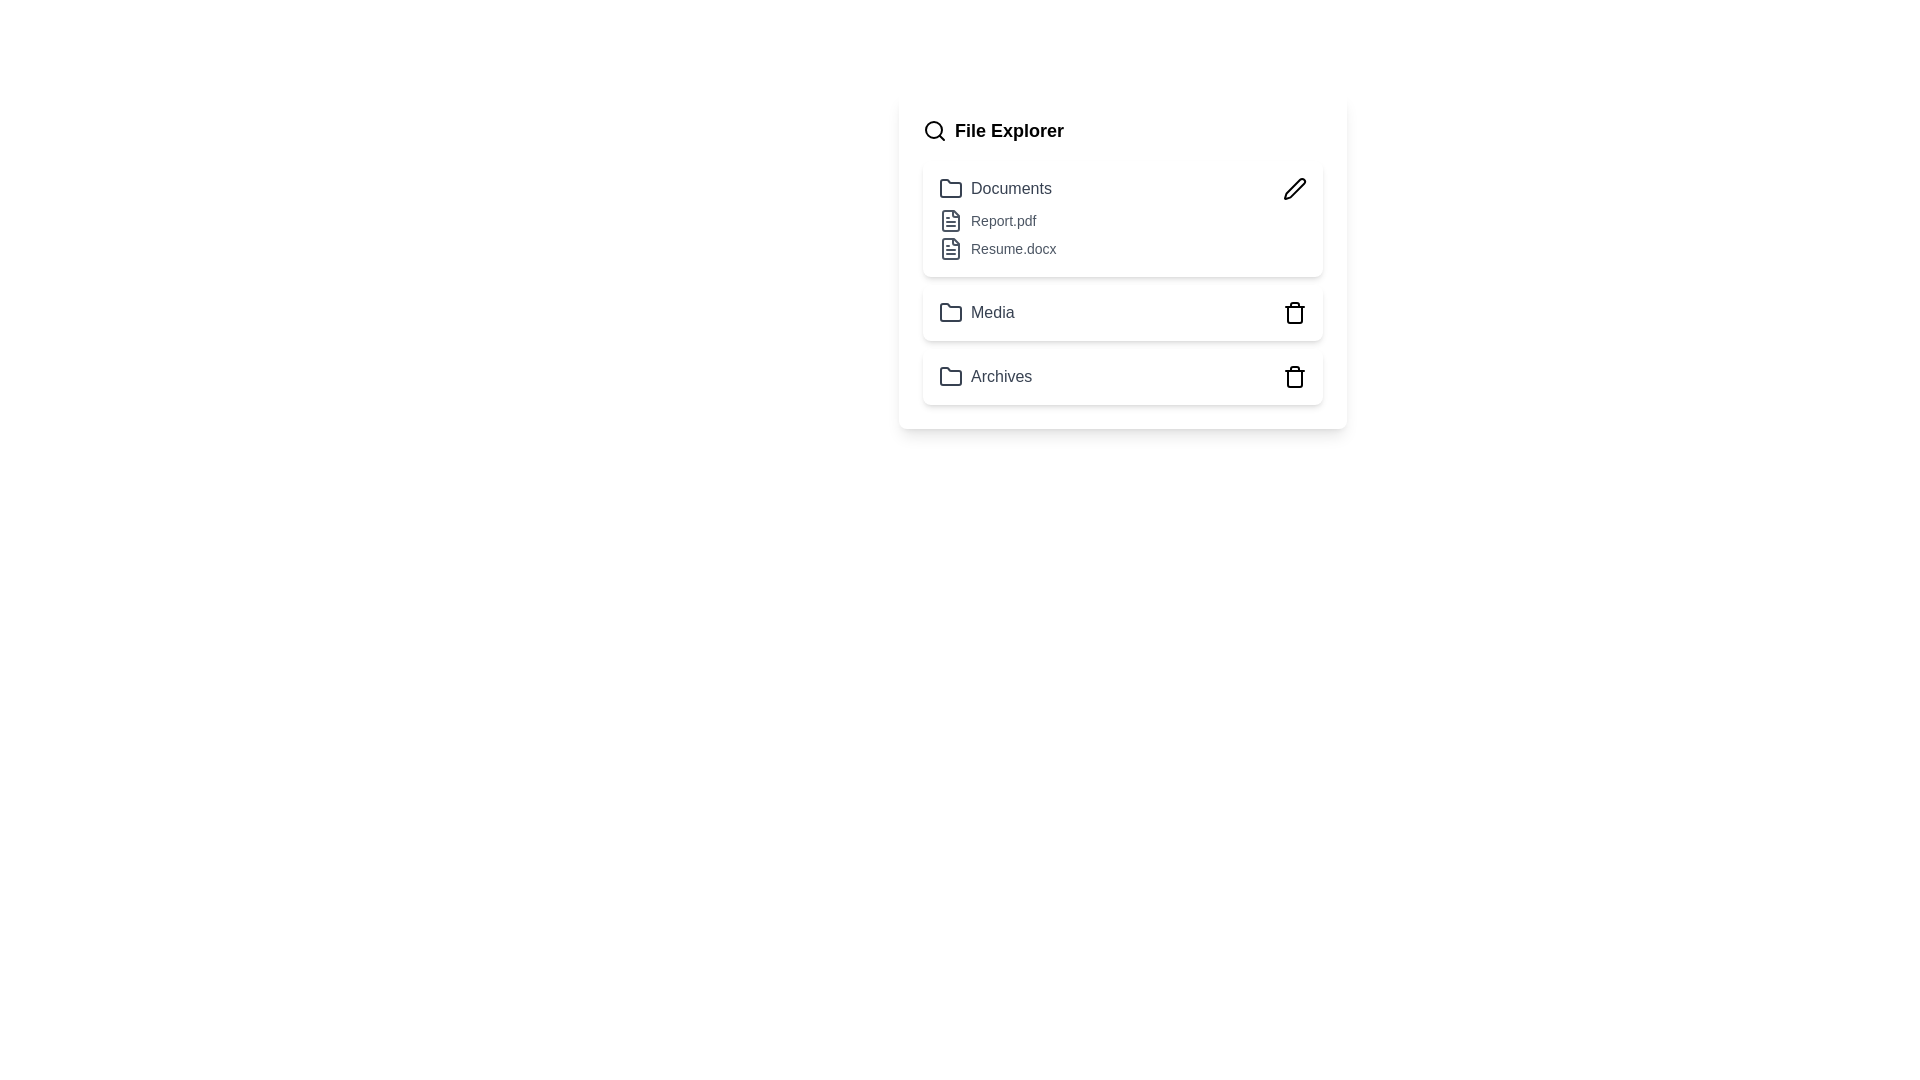  Describe the element at coordinates (1123, 377) in the screenshot. I see `the 'Archives' section, which is the fourth item in the vertical arrangement under 'File Explorer'` at that location.